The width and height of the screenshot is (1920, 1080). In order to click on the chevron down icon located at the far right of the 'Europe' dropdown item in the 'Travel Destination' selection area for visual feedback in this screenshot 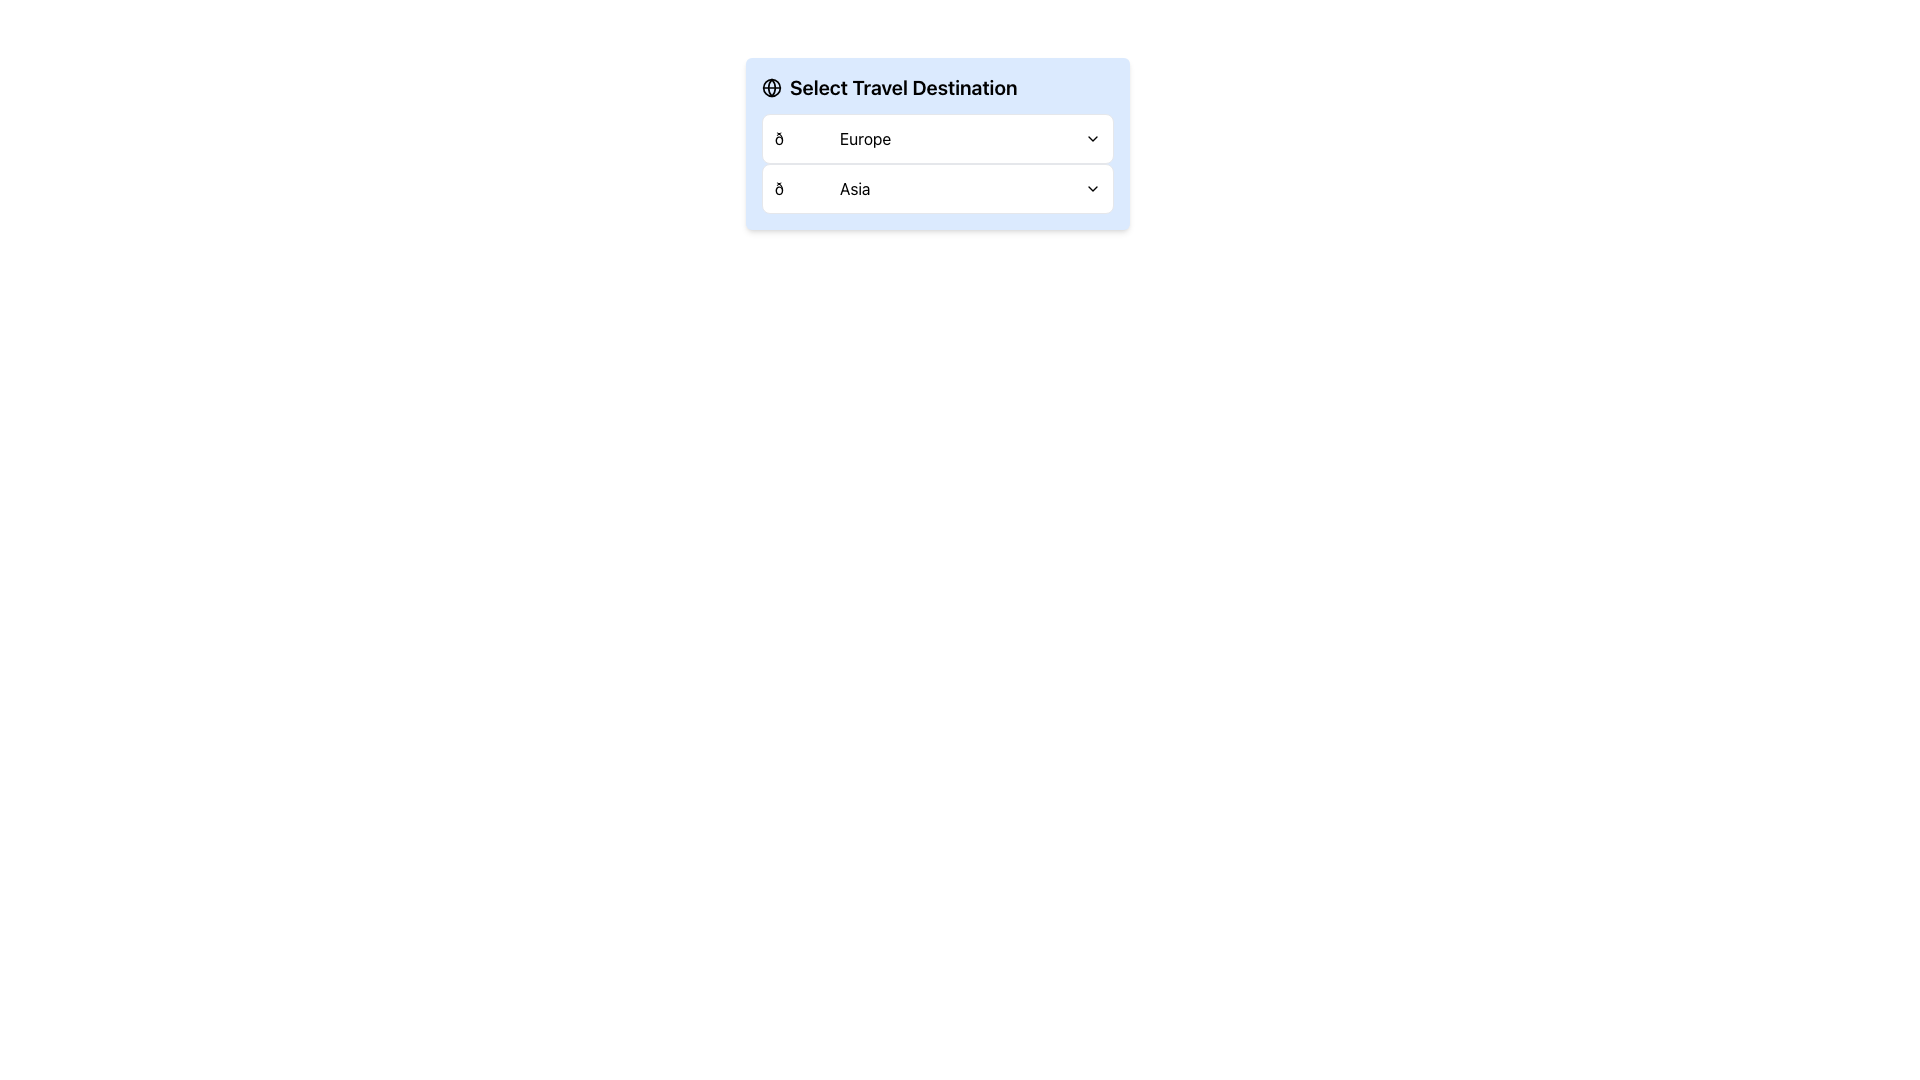, I will do `click(1092, 137)`.